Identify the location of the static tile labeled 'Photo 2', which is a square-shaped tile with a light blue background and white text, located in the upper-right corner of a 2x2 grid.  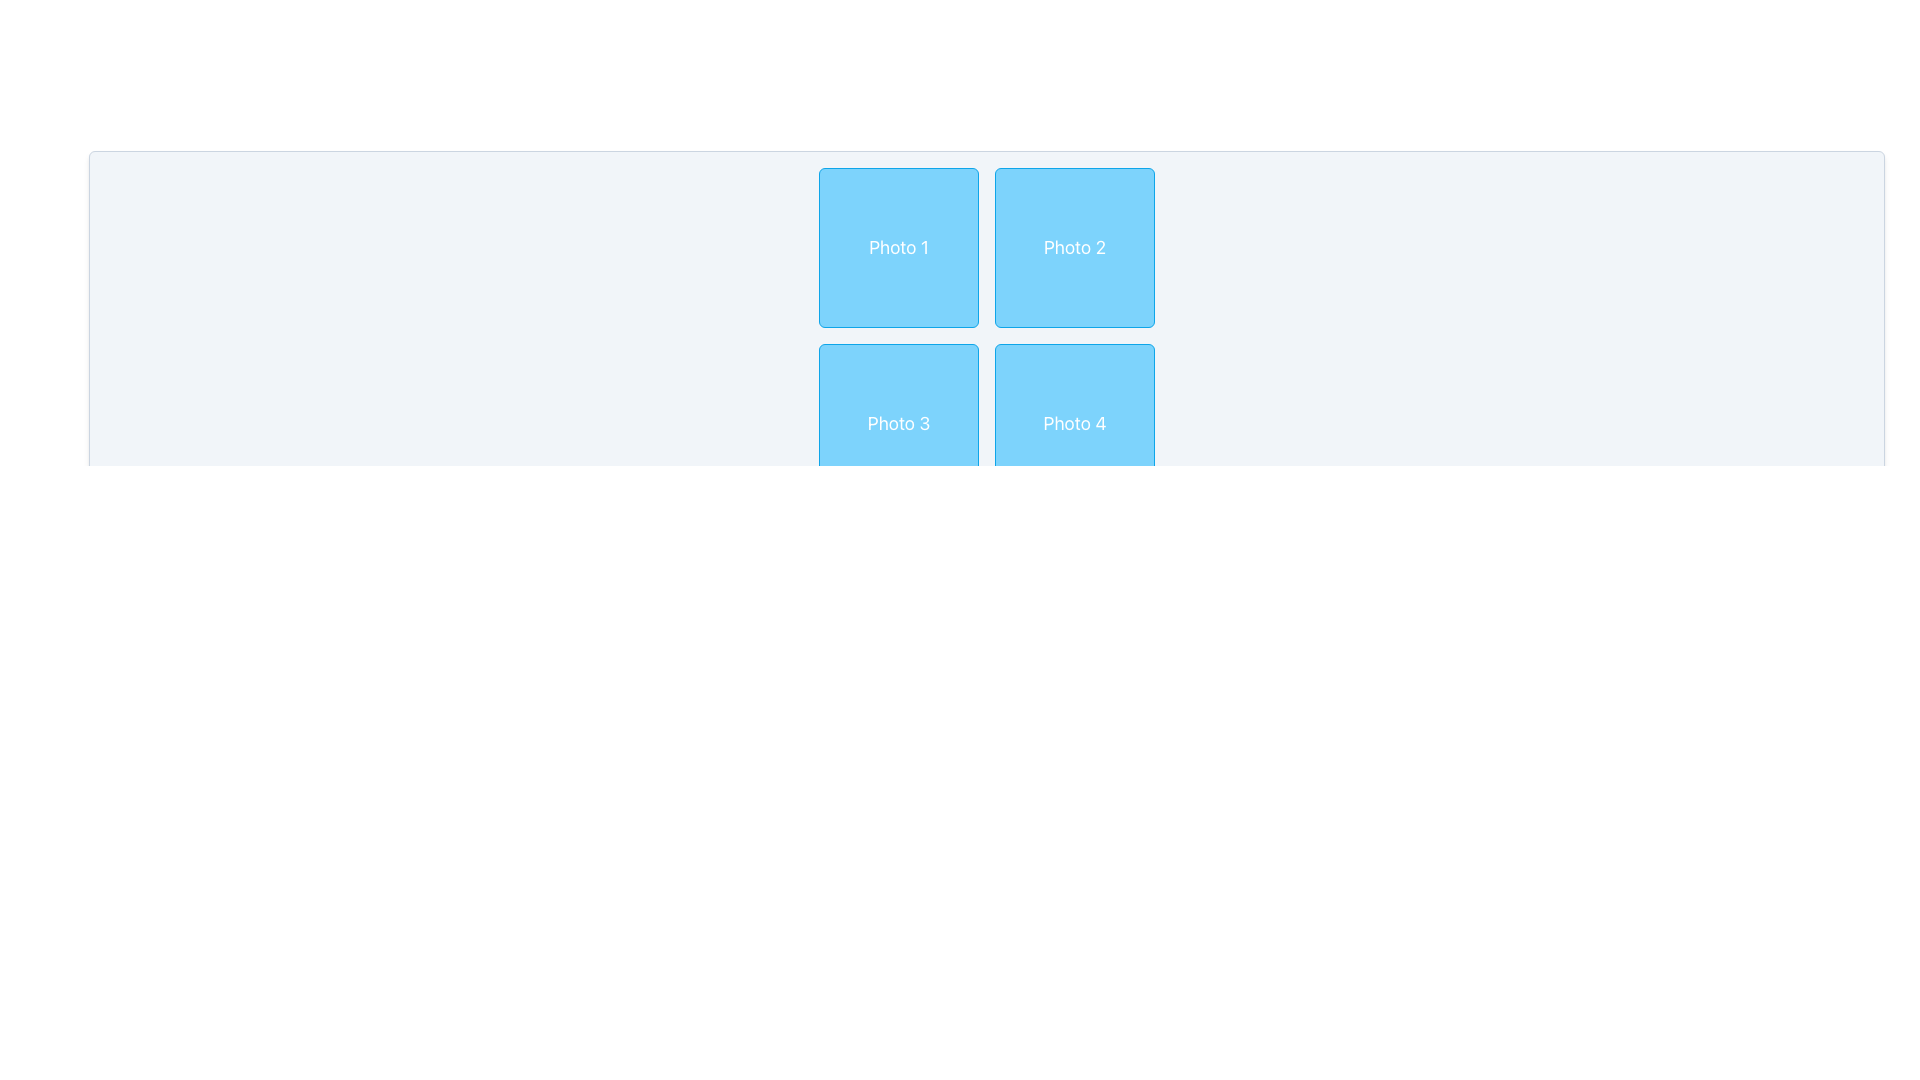
(1074, 246).